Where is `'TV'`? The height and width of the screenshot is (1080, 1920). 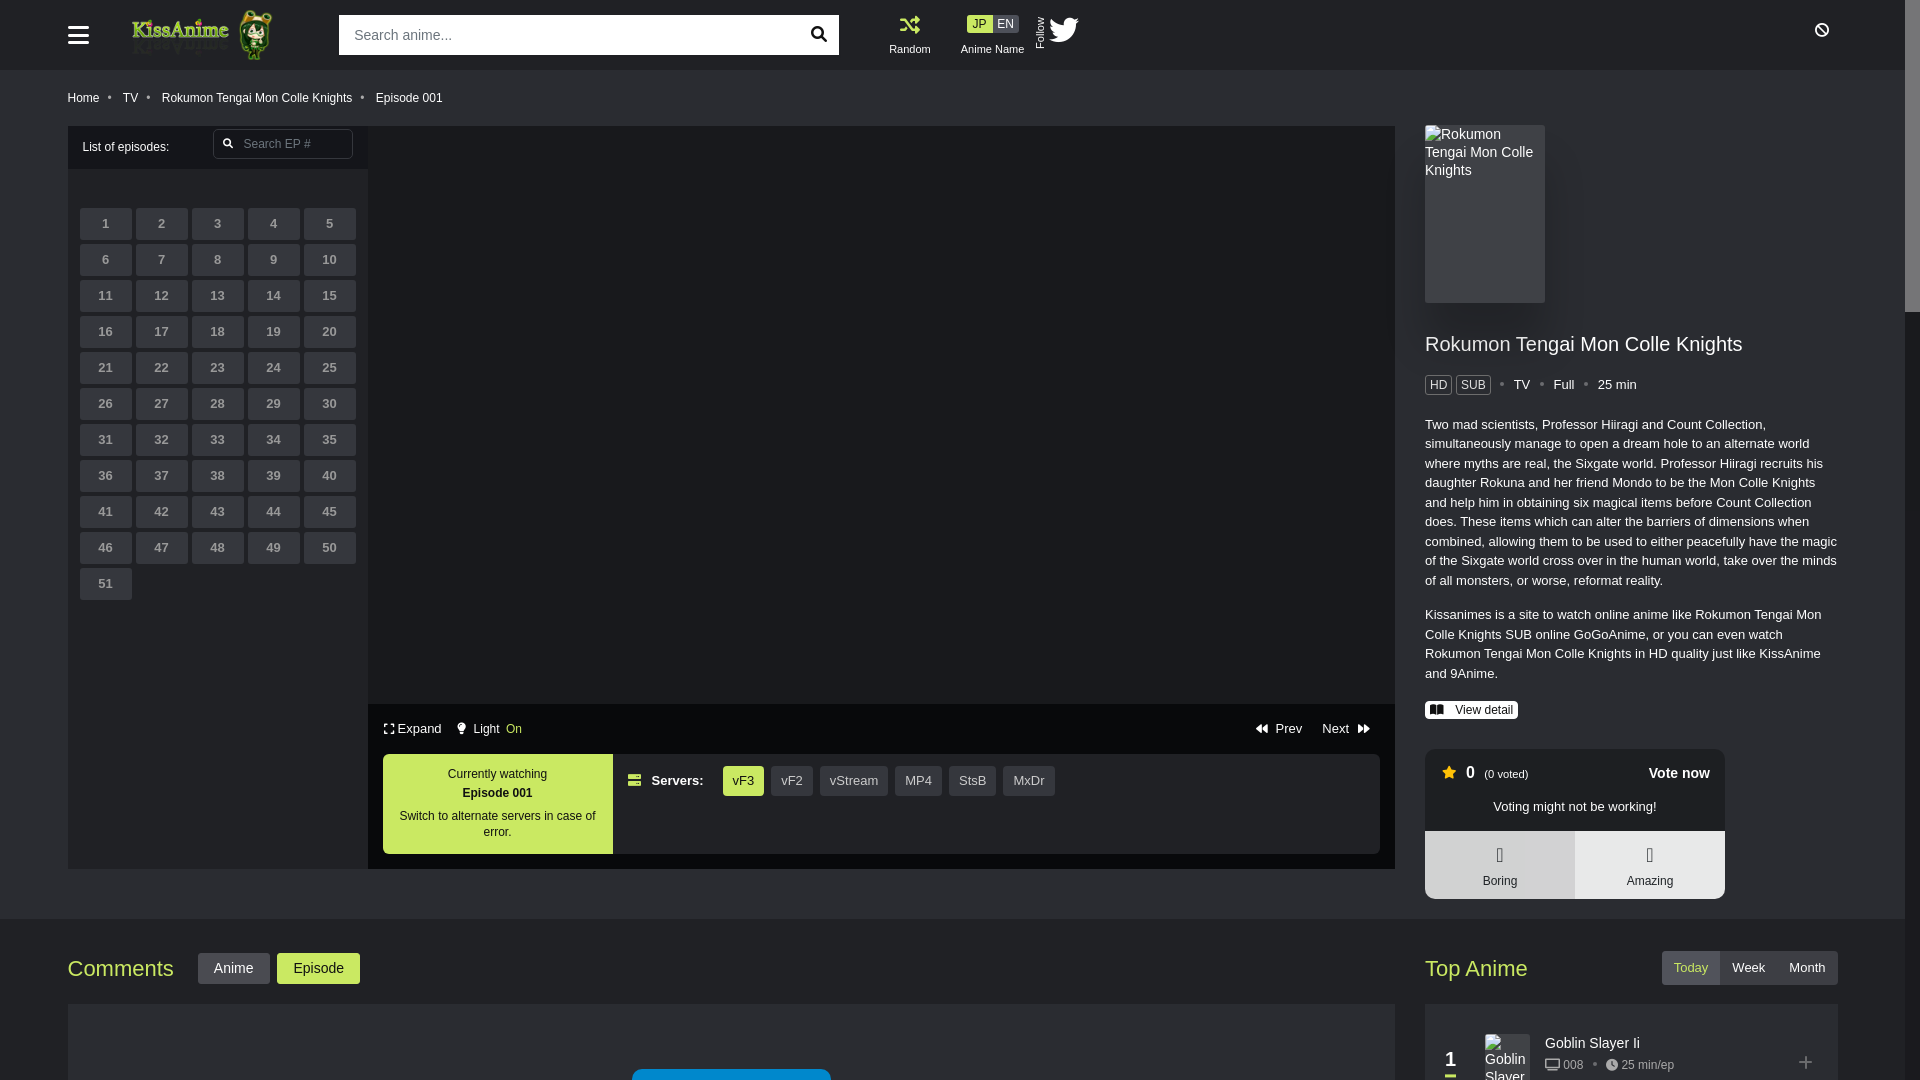 'TV' is located at coordinates (129, 97).